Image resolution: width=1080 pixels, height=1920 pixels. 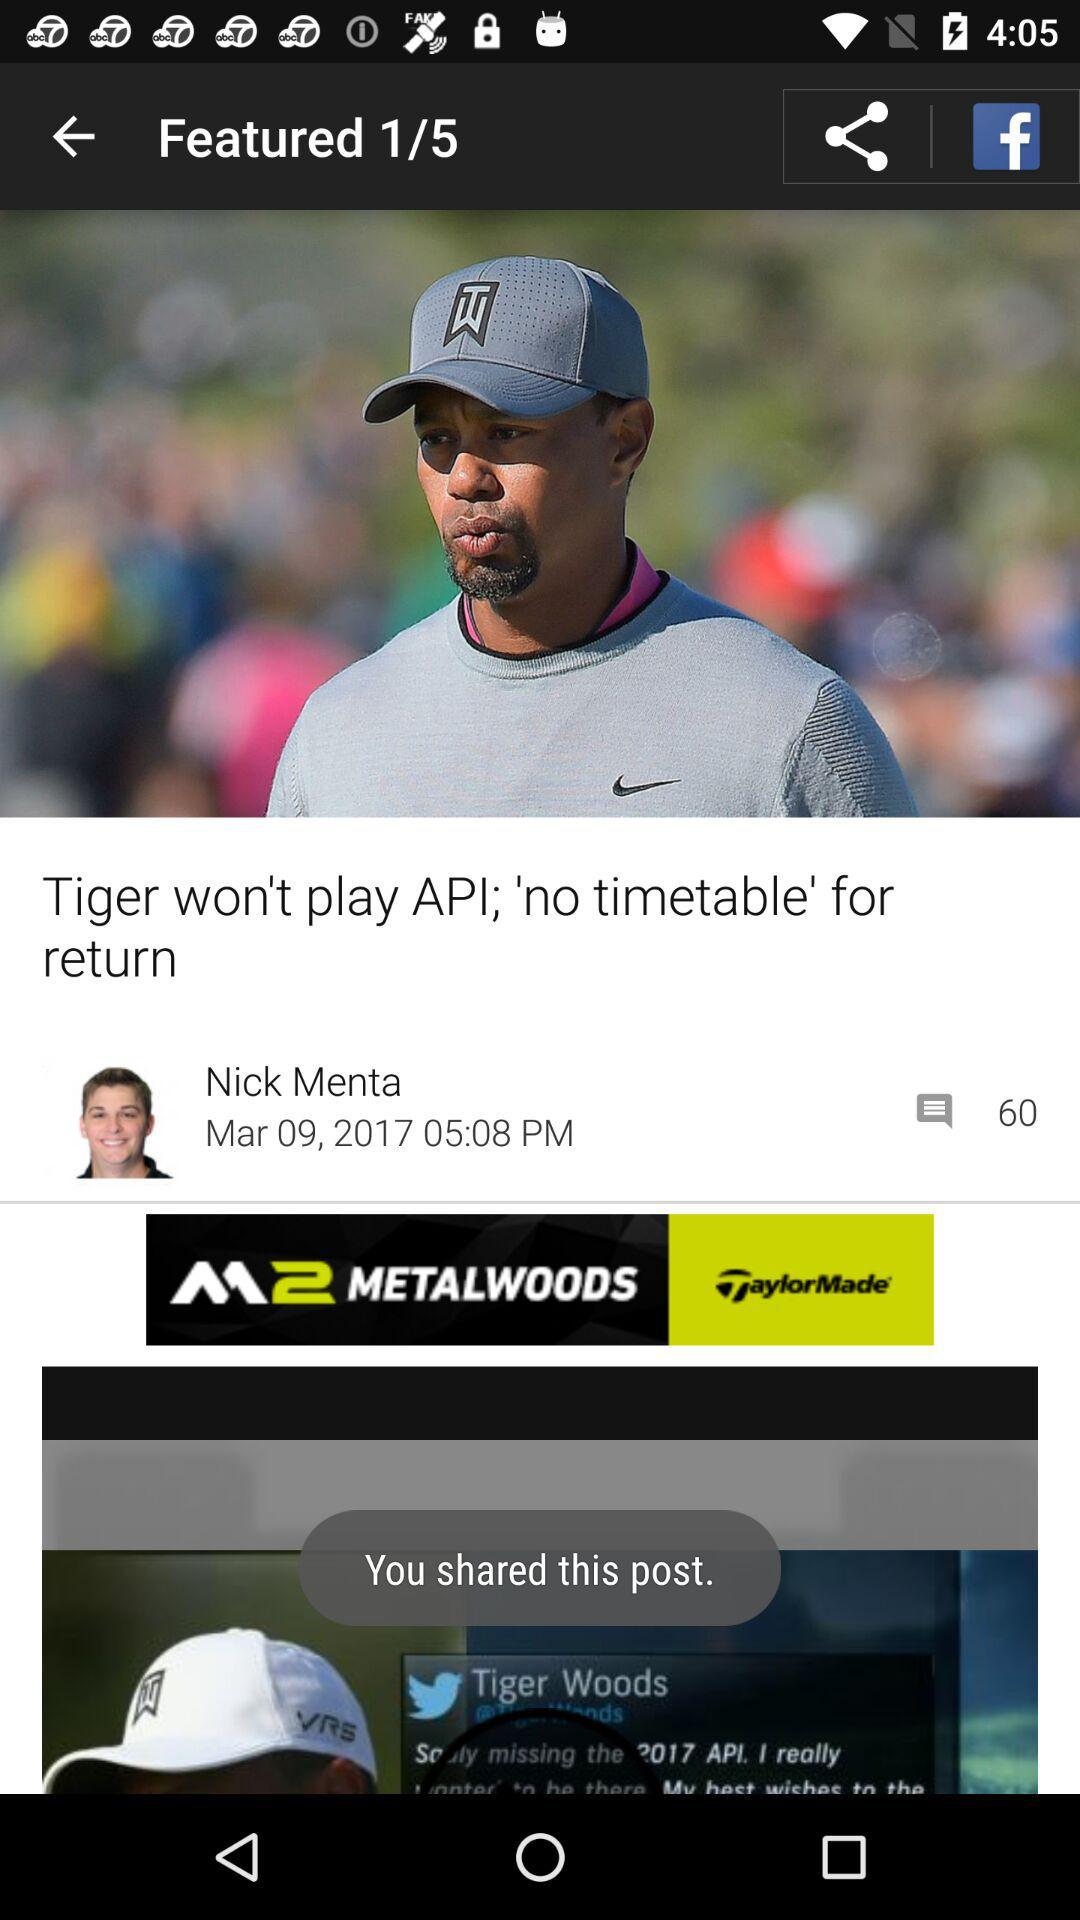 What do you see at coordinates (540, 1278) in the screenshot?
I see `advertisement` at bounding box center [540, 1278].